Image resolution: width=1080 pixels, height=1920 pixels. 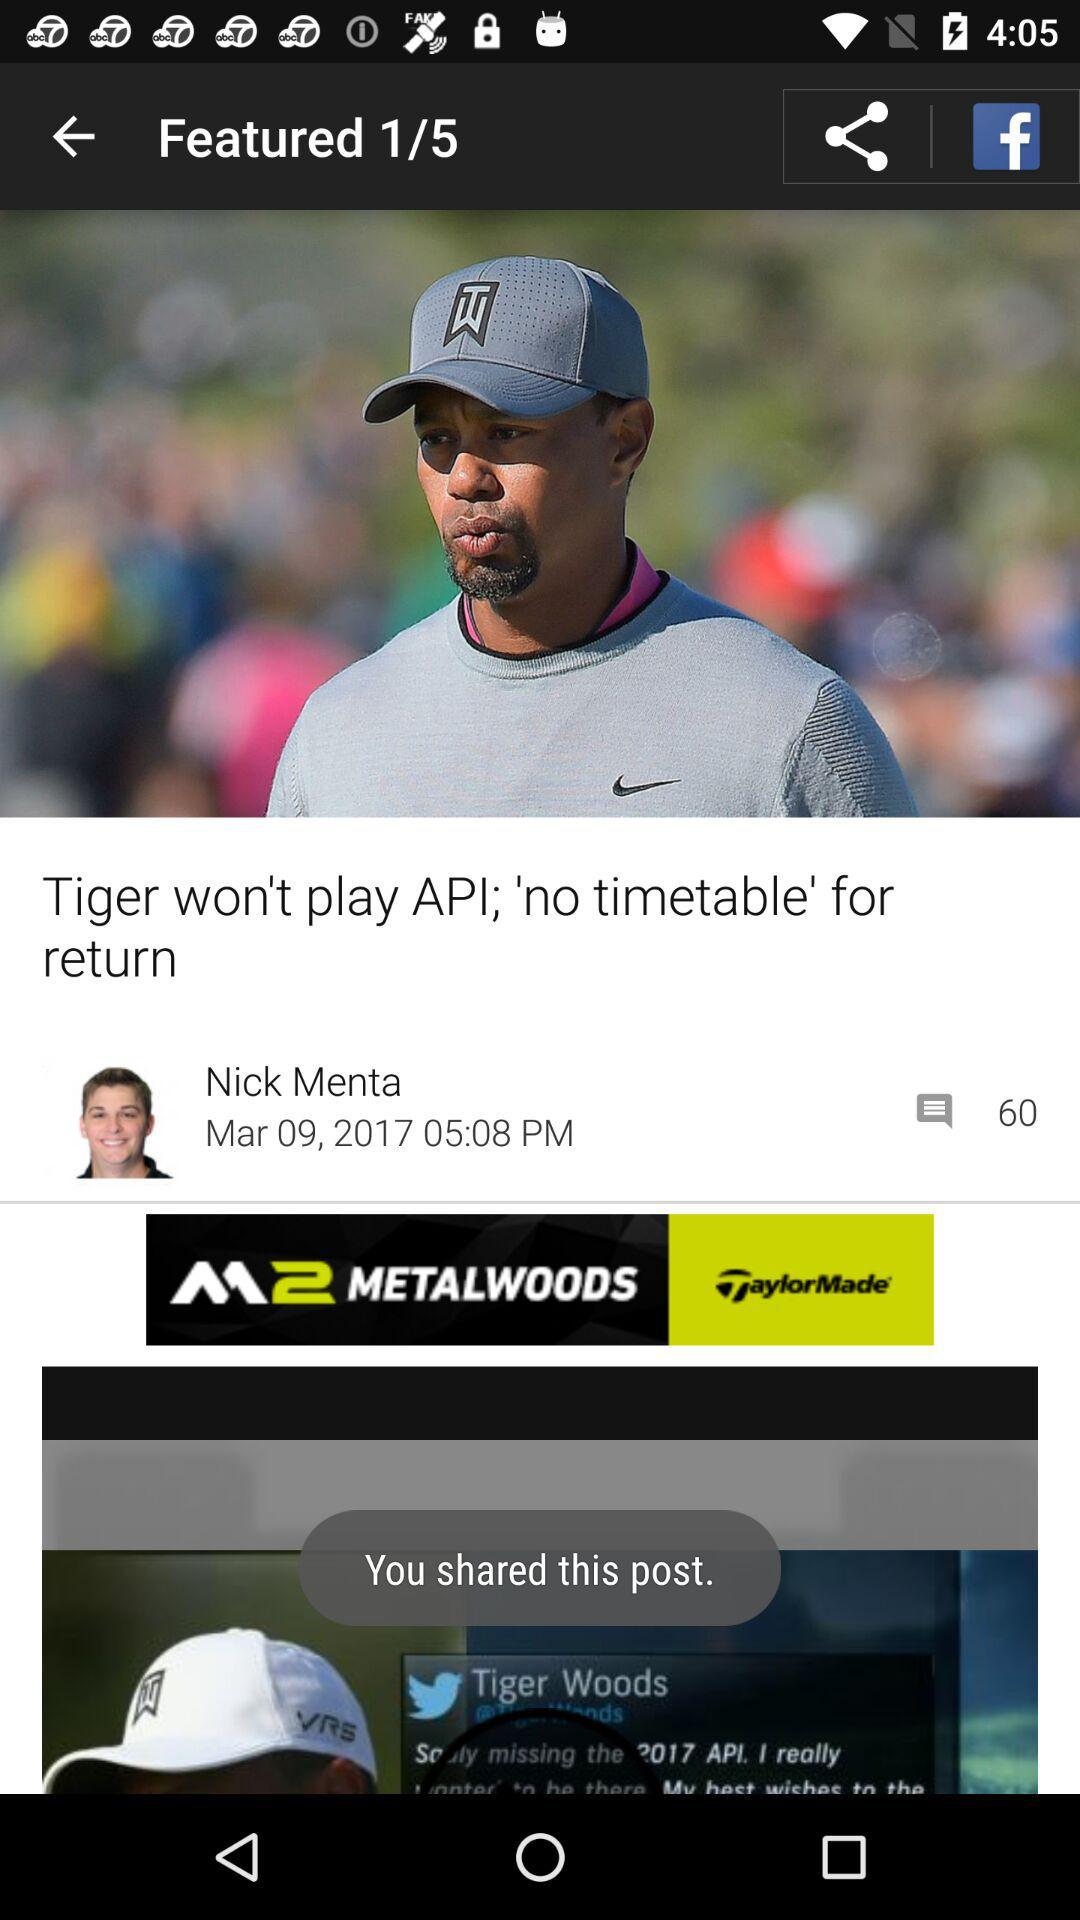 What do you see at coordinates (540, 1278) in the screenshot?
I see `advertisement` at bounding box center [540, 1278].